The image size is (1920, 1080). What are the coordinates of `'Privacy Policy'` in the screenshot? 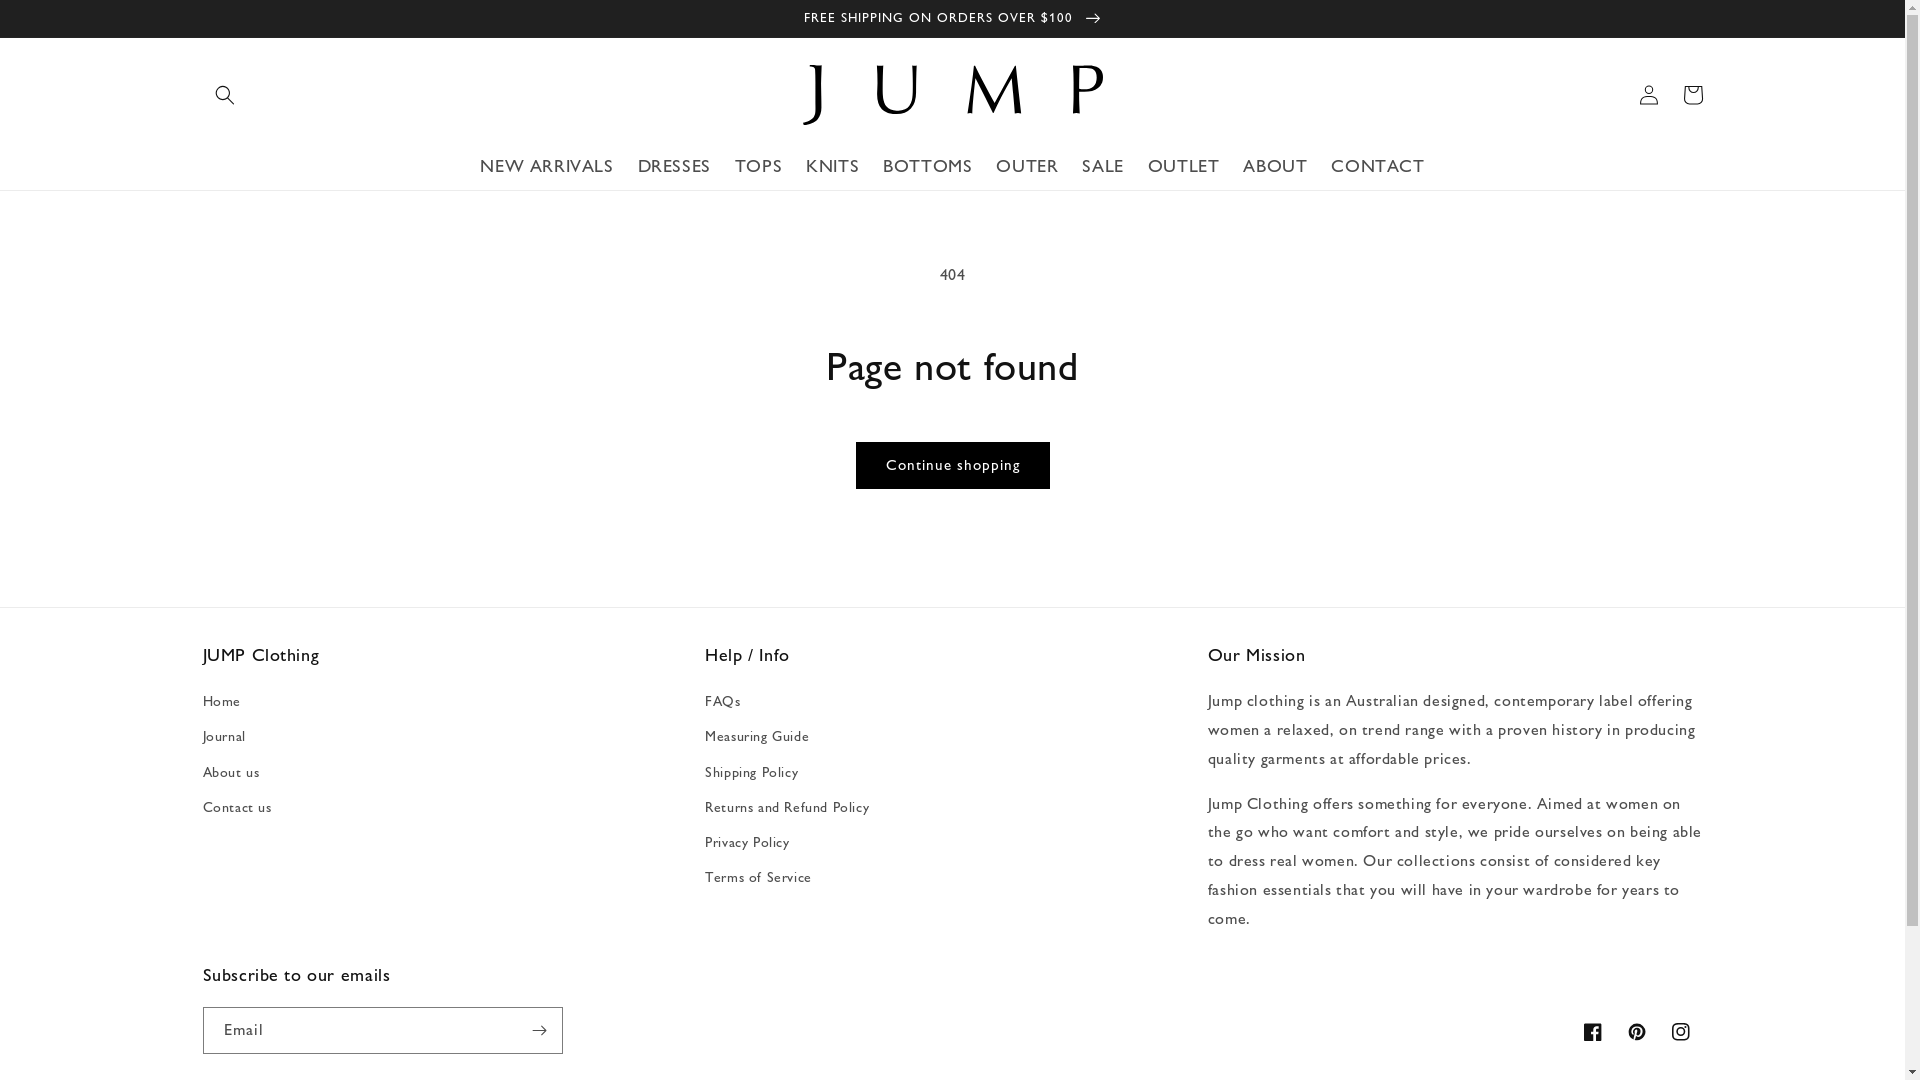 It's located at (746, 842).